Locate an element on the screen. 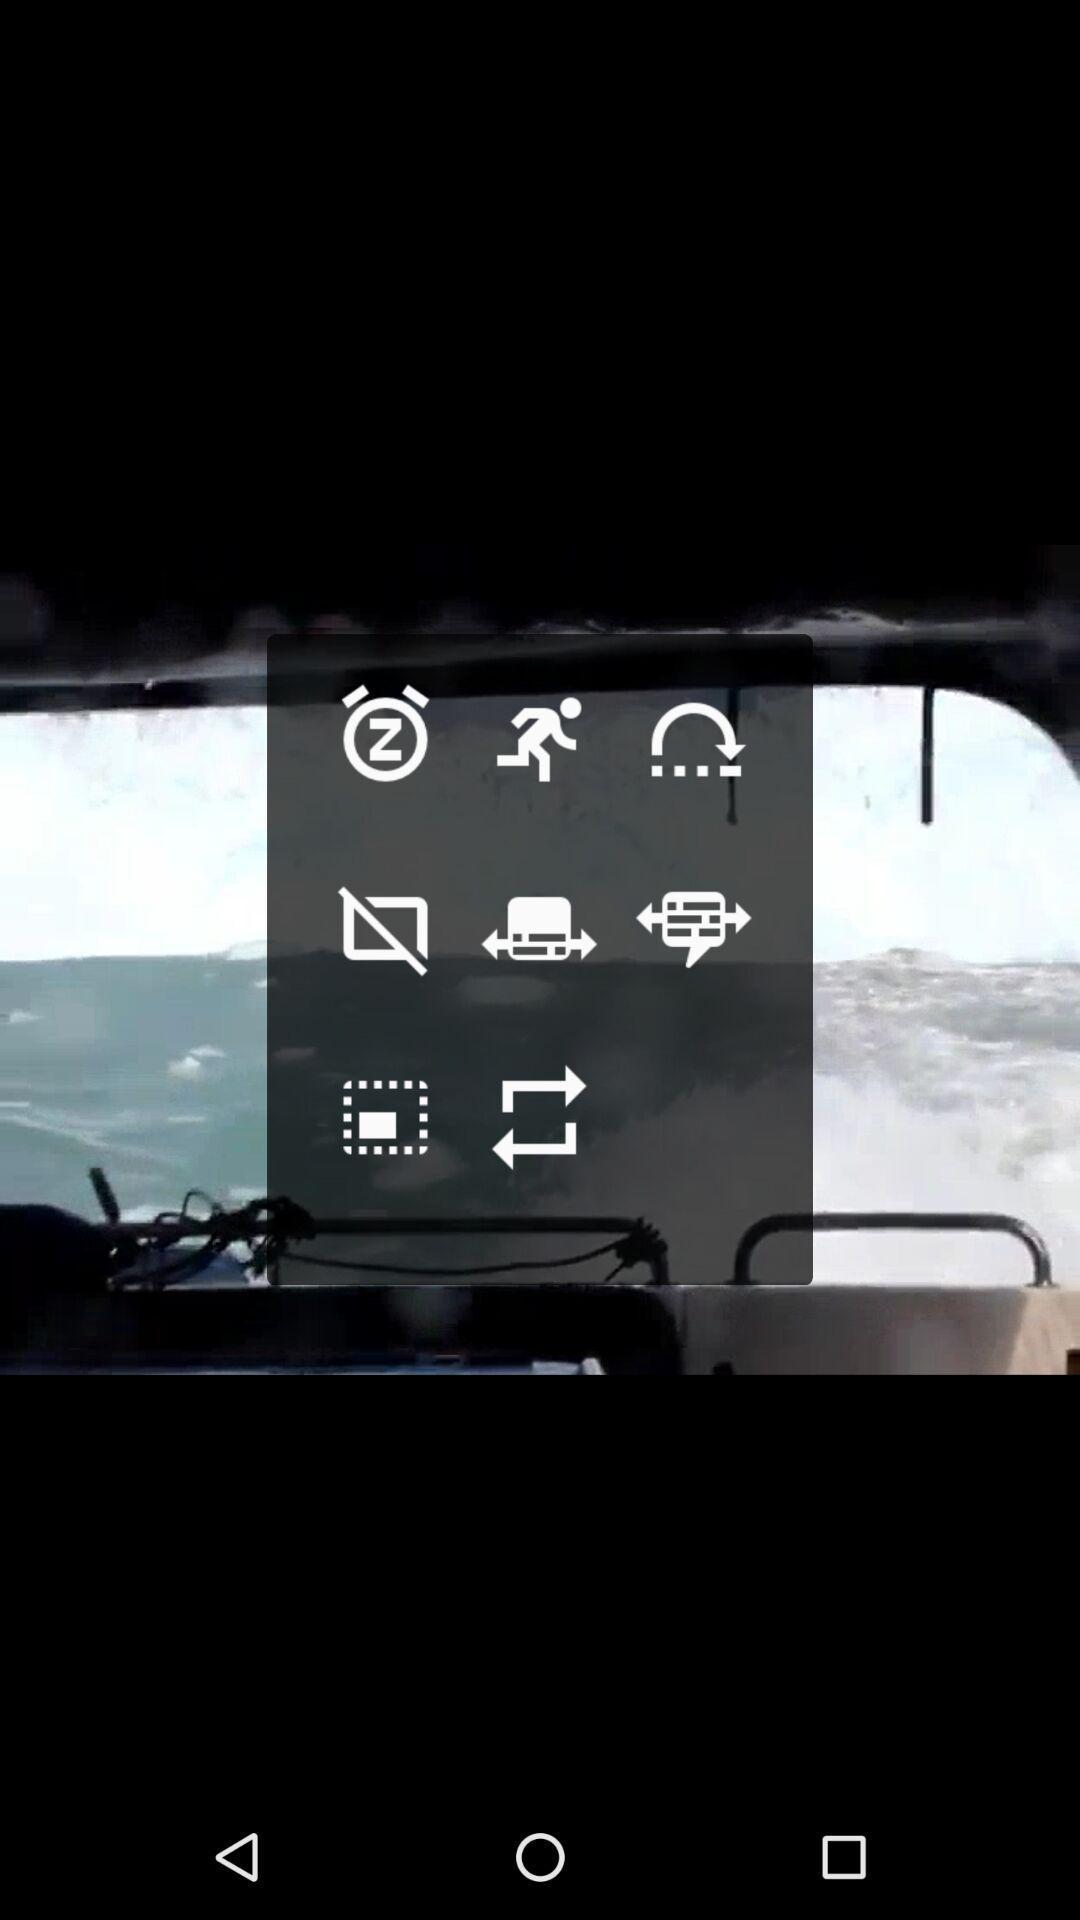 The height and width of the screenshot is (1920, 1080). return is located at coordinates (538, 1148).